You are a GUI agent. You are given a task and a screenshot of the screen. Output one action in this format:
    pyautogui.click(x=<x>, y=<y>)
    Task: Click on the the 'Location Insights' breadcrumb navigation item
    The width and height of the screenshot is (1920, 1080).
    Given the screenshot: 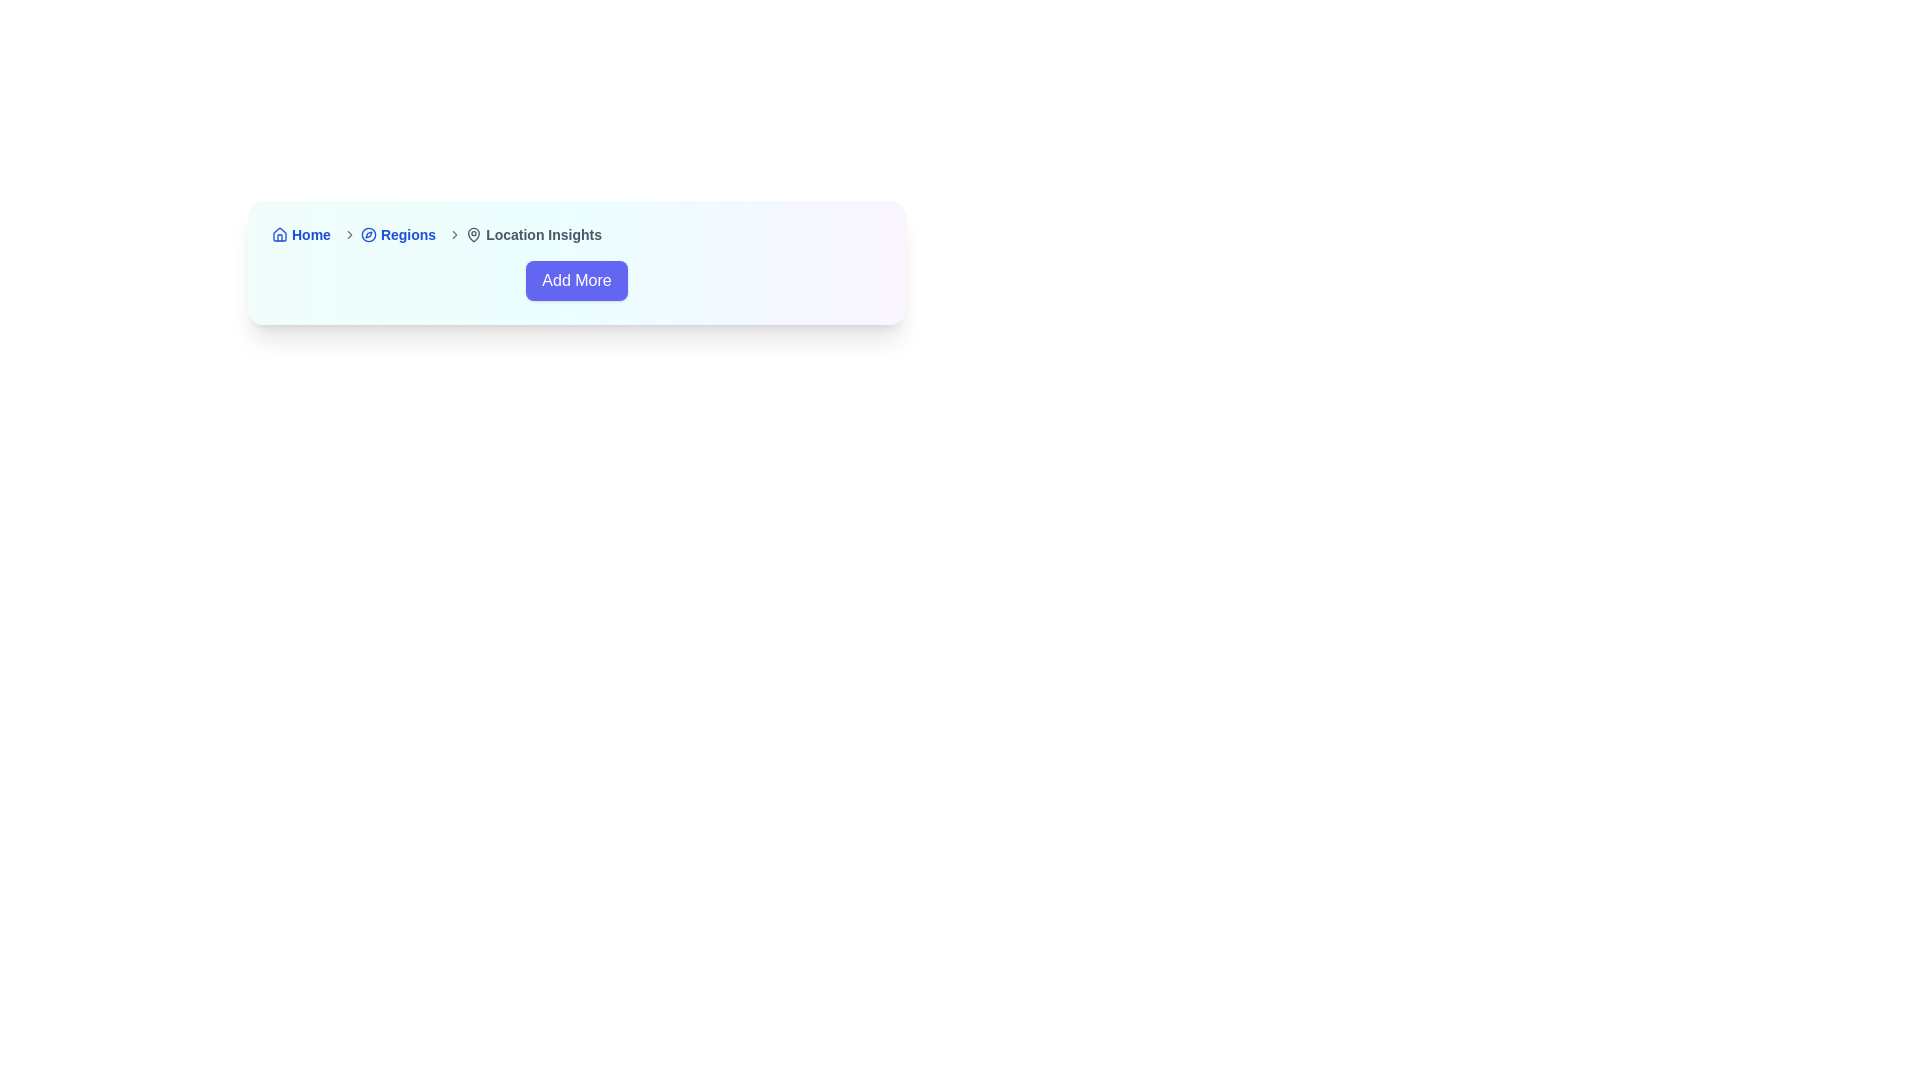 What is the action you would take?
    pyautogui.click(x=523, y=234)
    